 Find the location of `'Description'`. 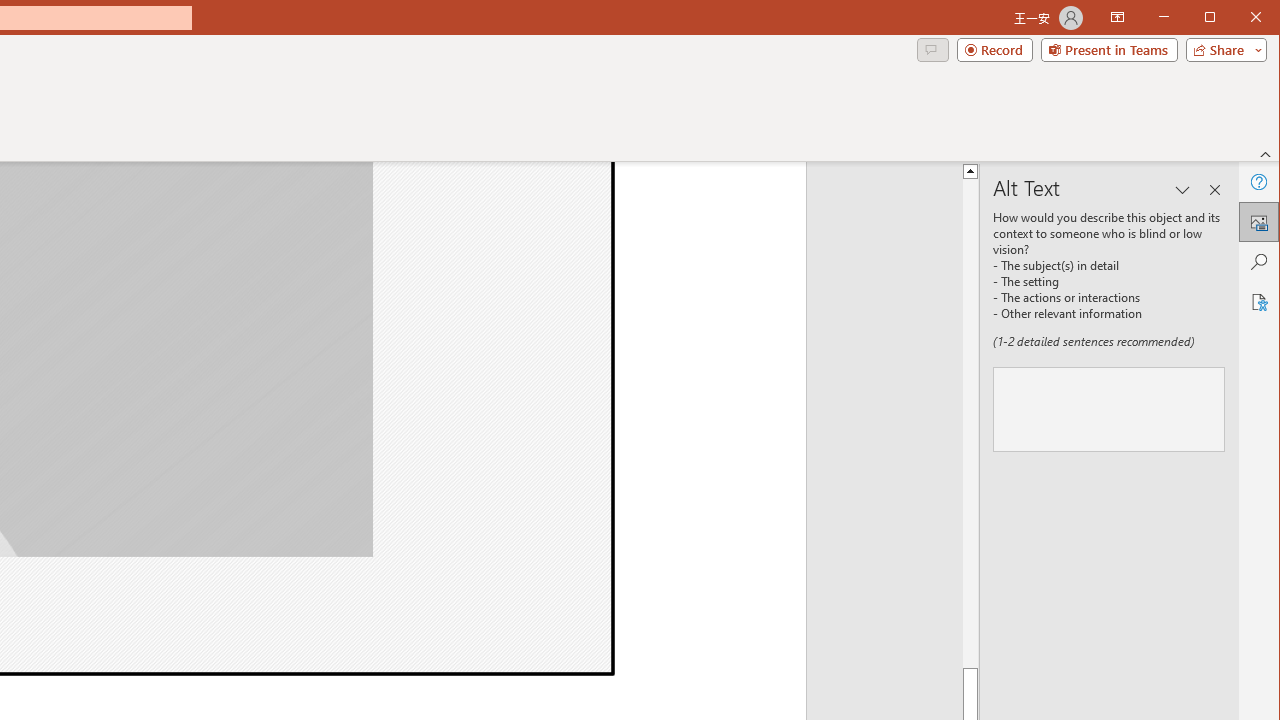

'Description' is located at coordinates (1108, 408).